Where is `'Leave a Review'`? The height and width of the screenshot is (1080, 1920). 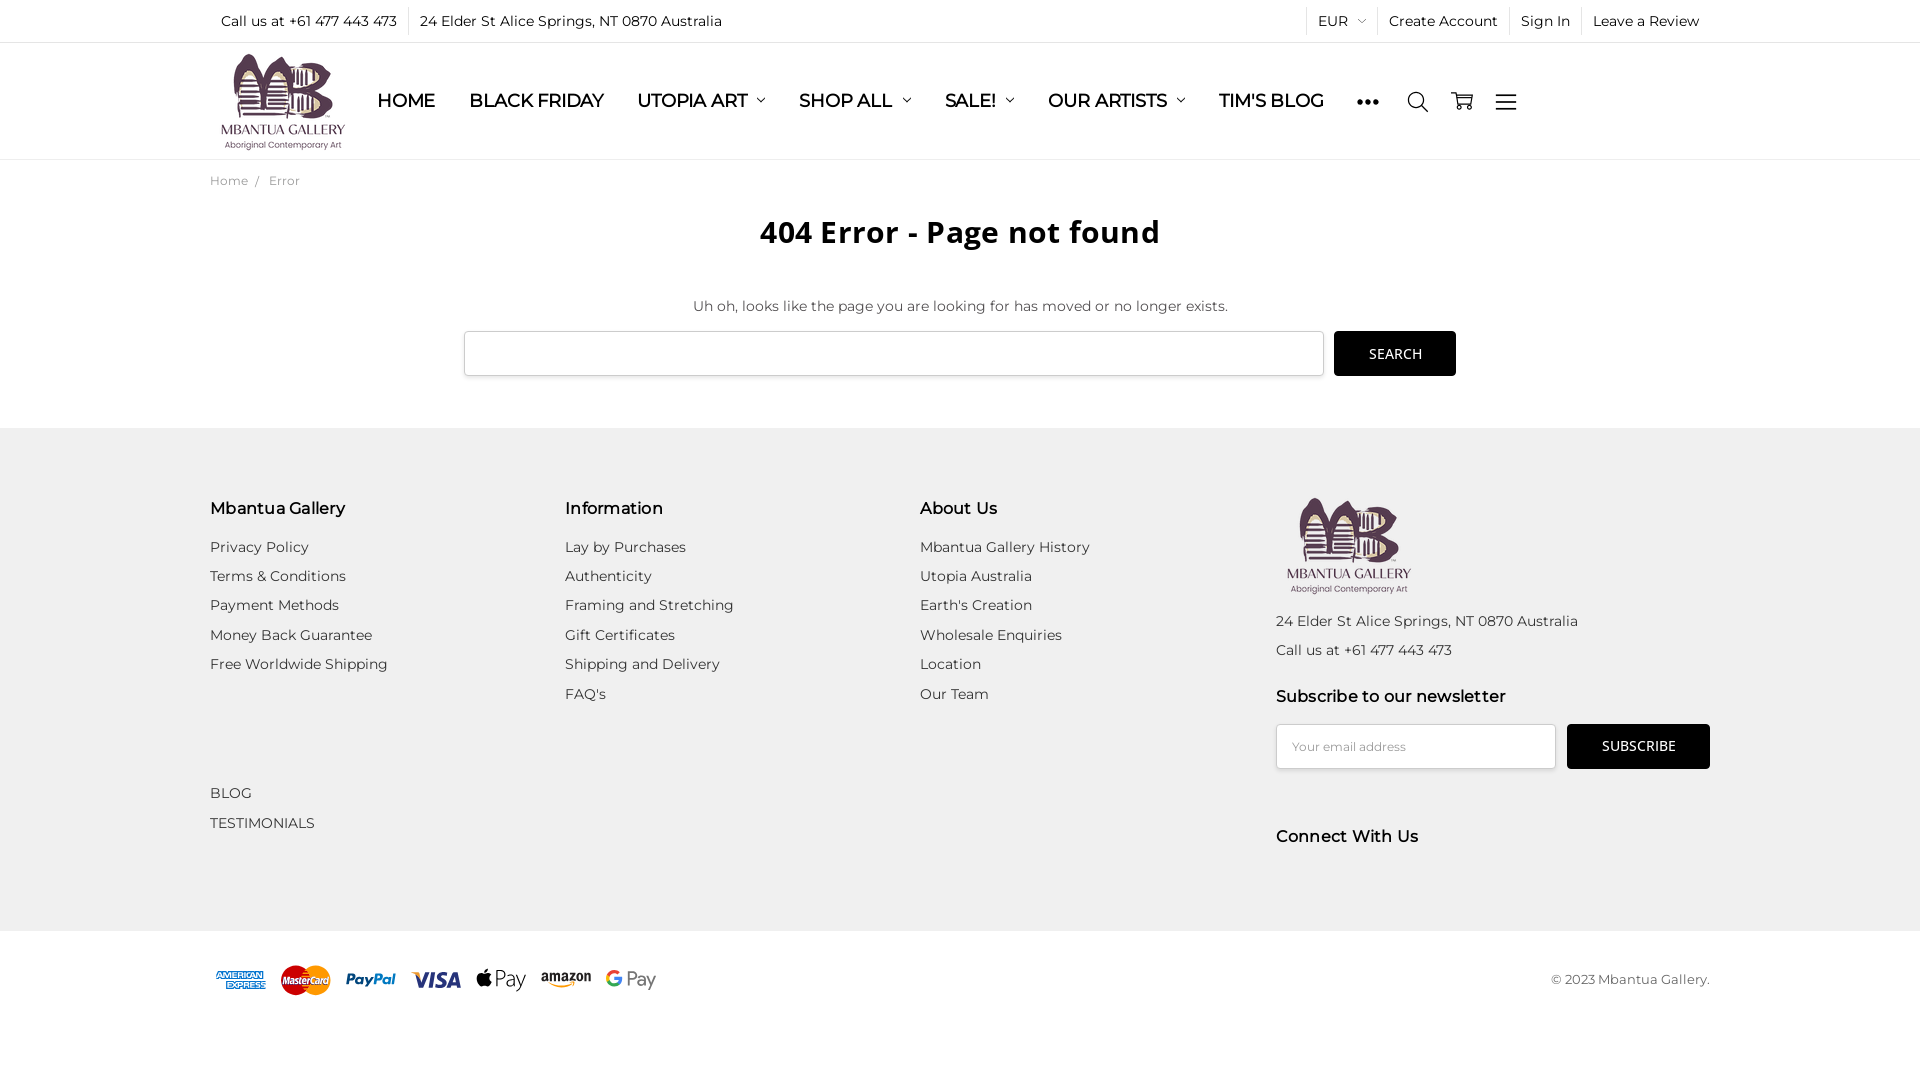 'Leave a Review' is located at coordinates (1646, 20).